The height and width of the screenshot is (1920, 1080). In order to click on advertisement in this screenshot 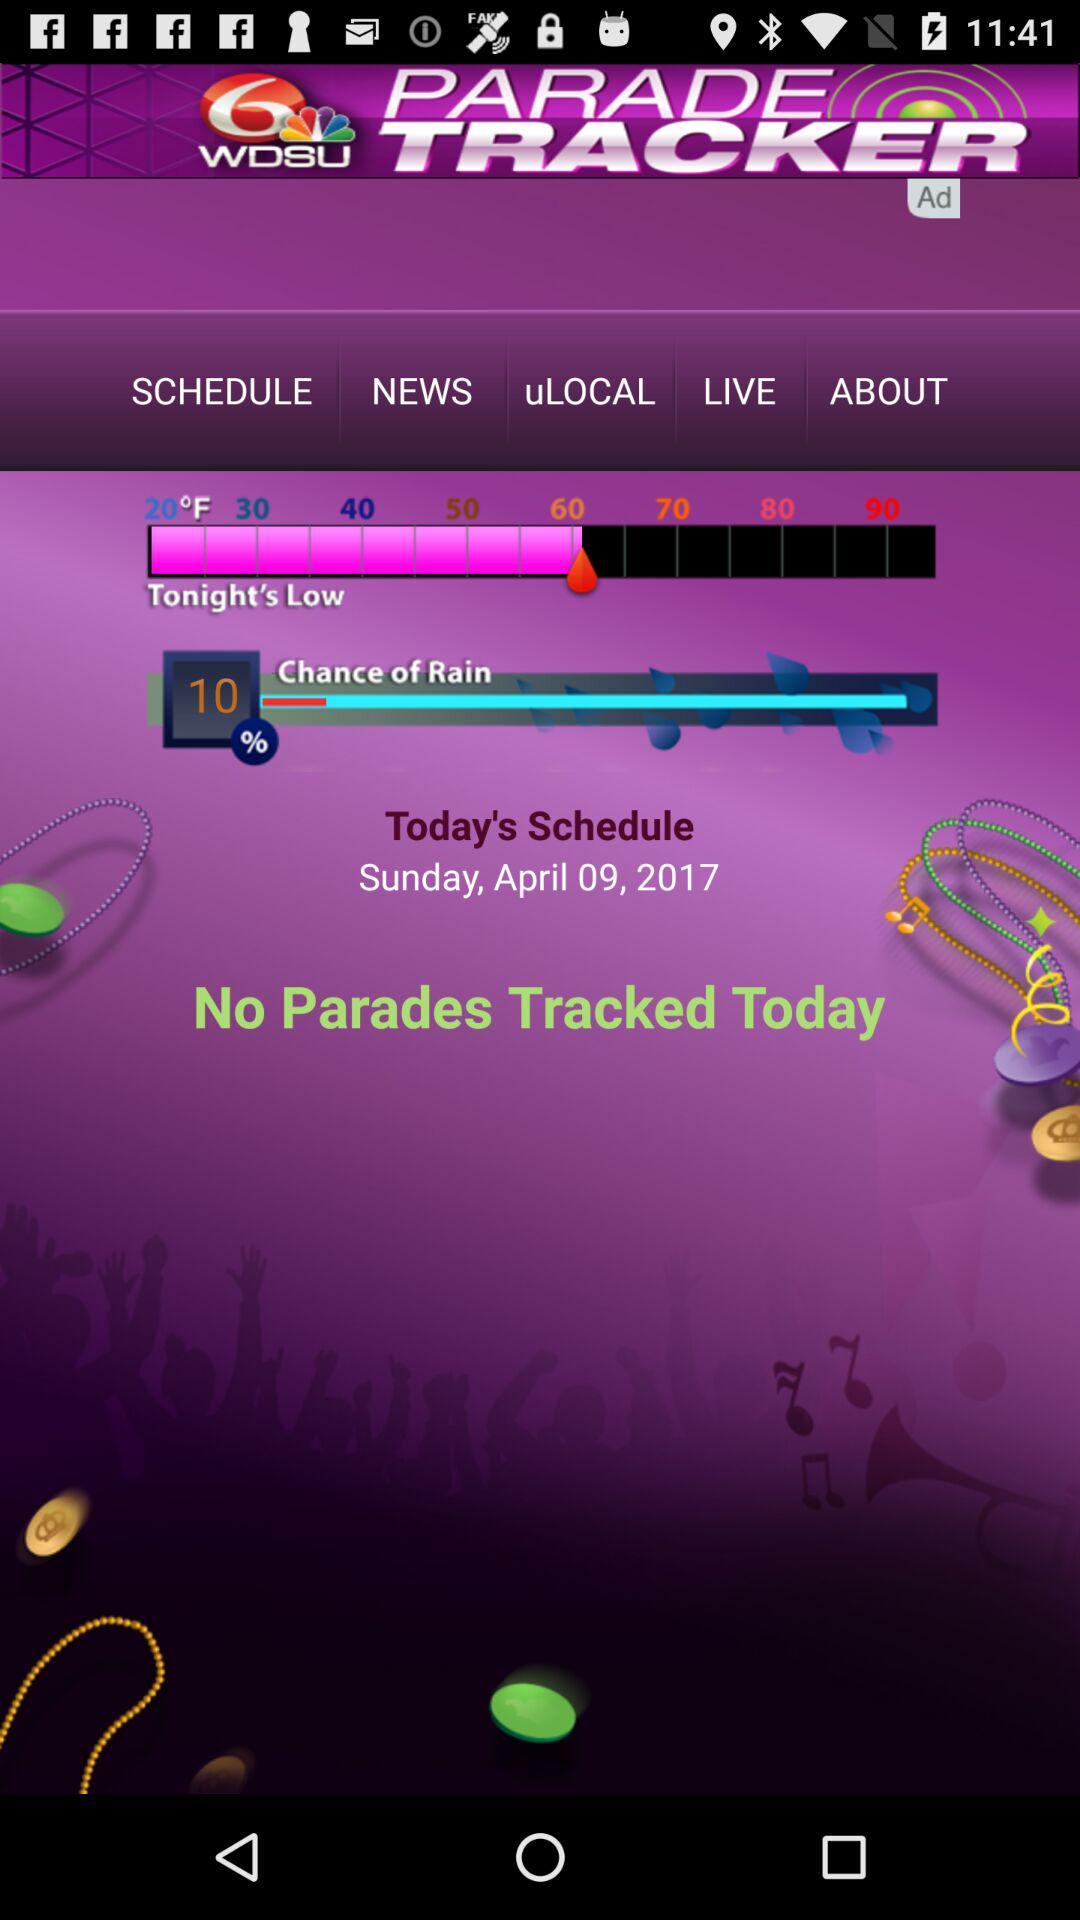, I will do `click(540, 243)`.